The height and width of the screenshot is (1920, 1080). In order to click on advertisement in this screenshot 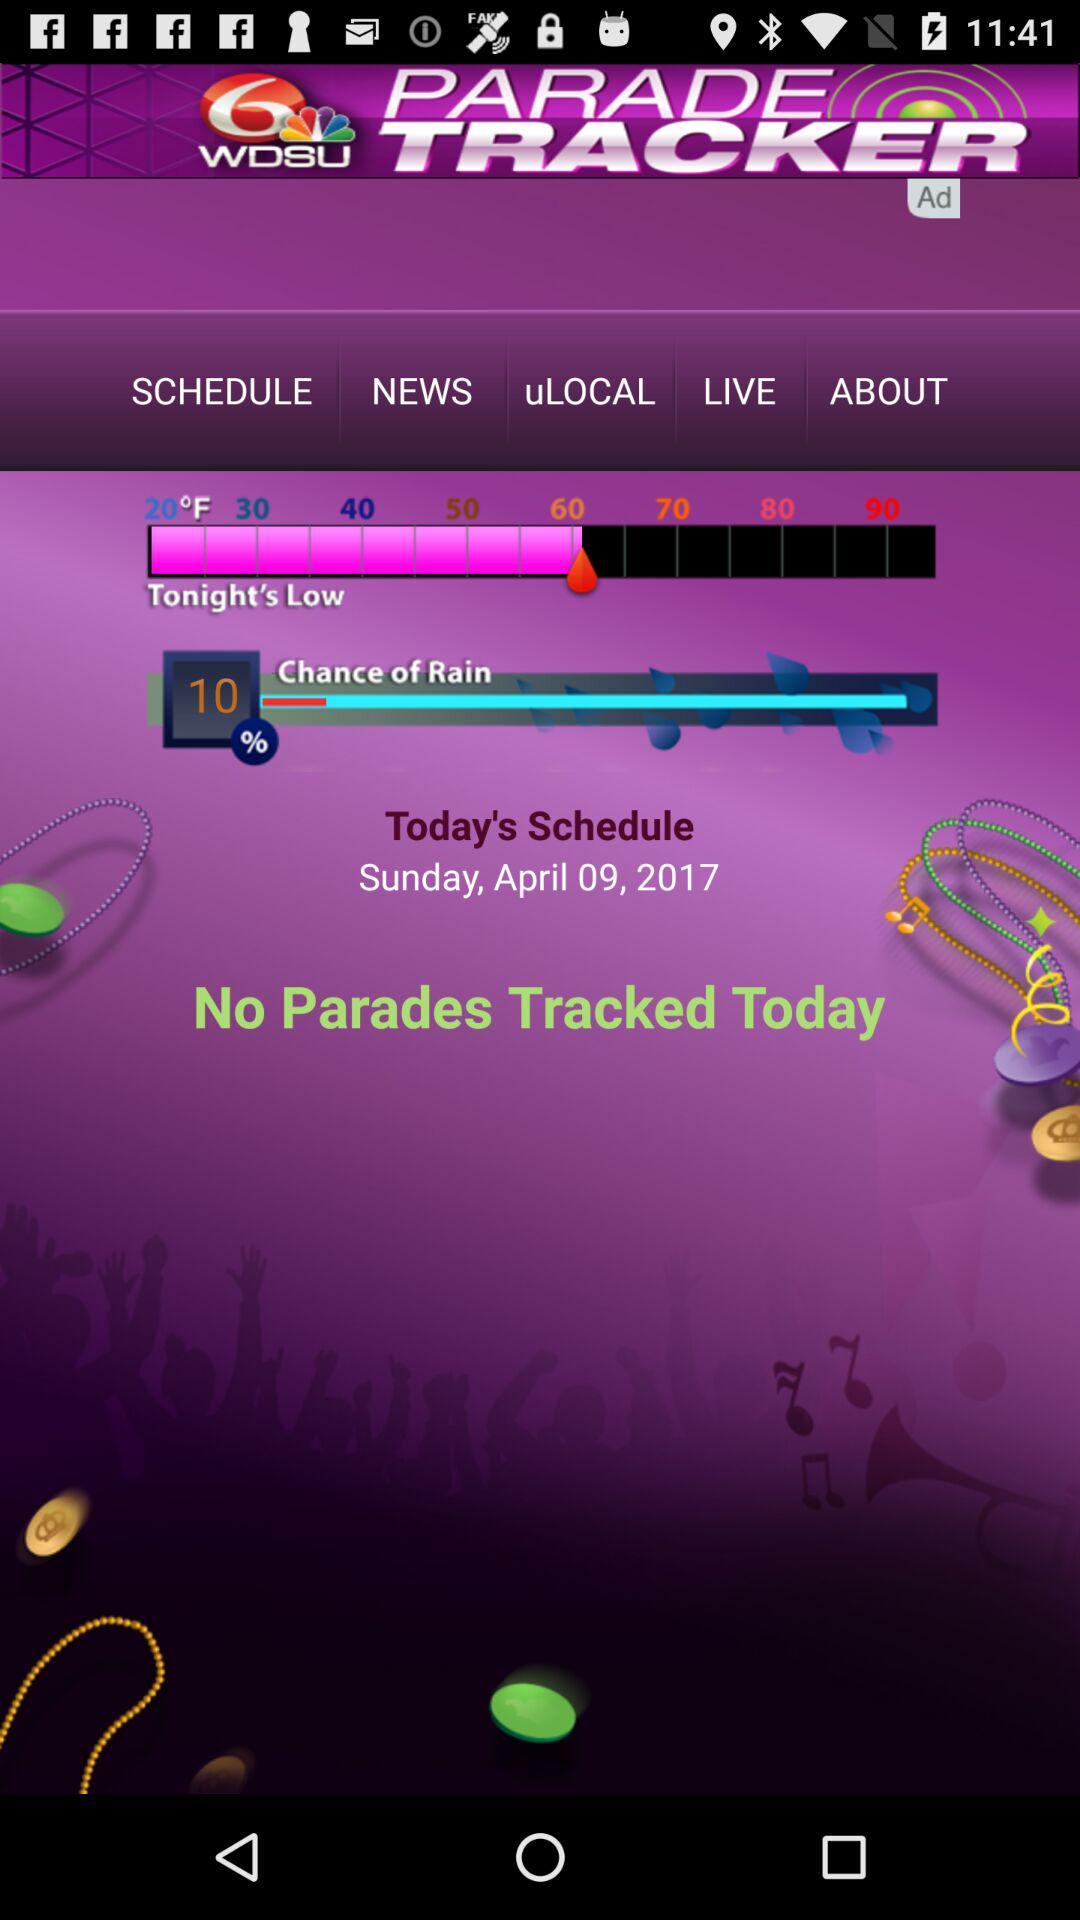, I will do `click(540, 243)`.